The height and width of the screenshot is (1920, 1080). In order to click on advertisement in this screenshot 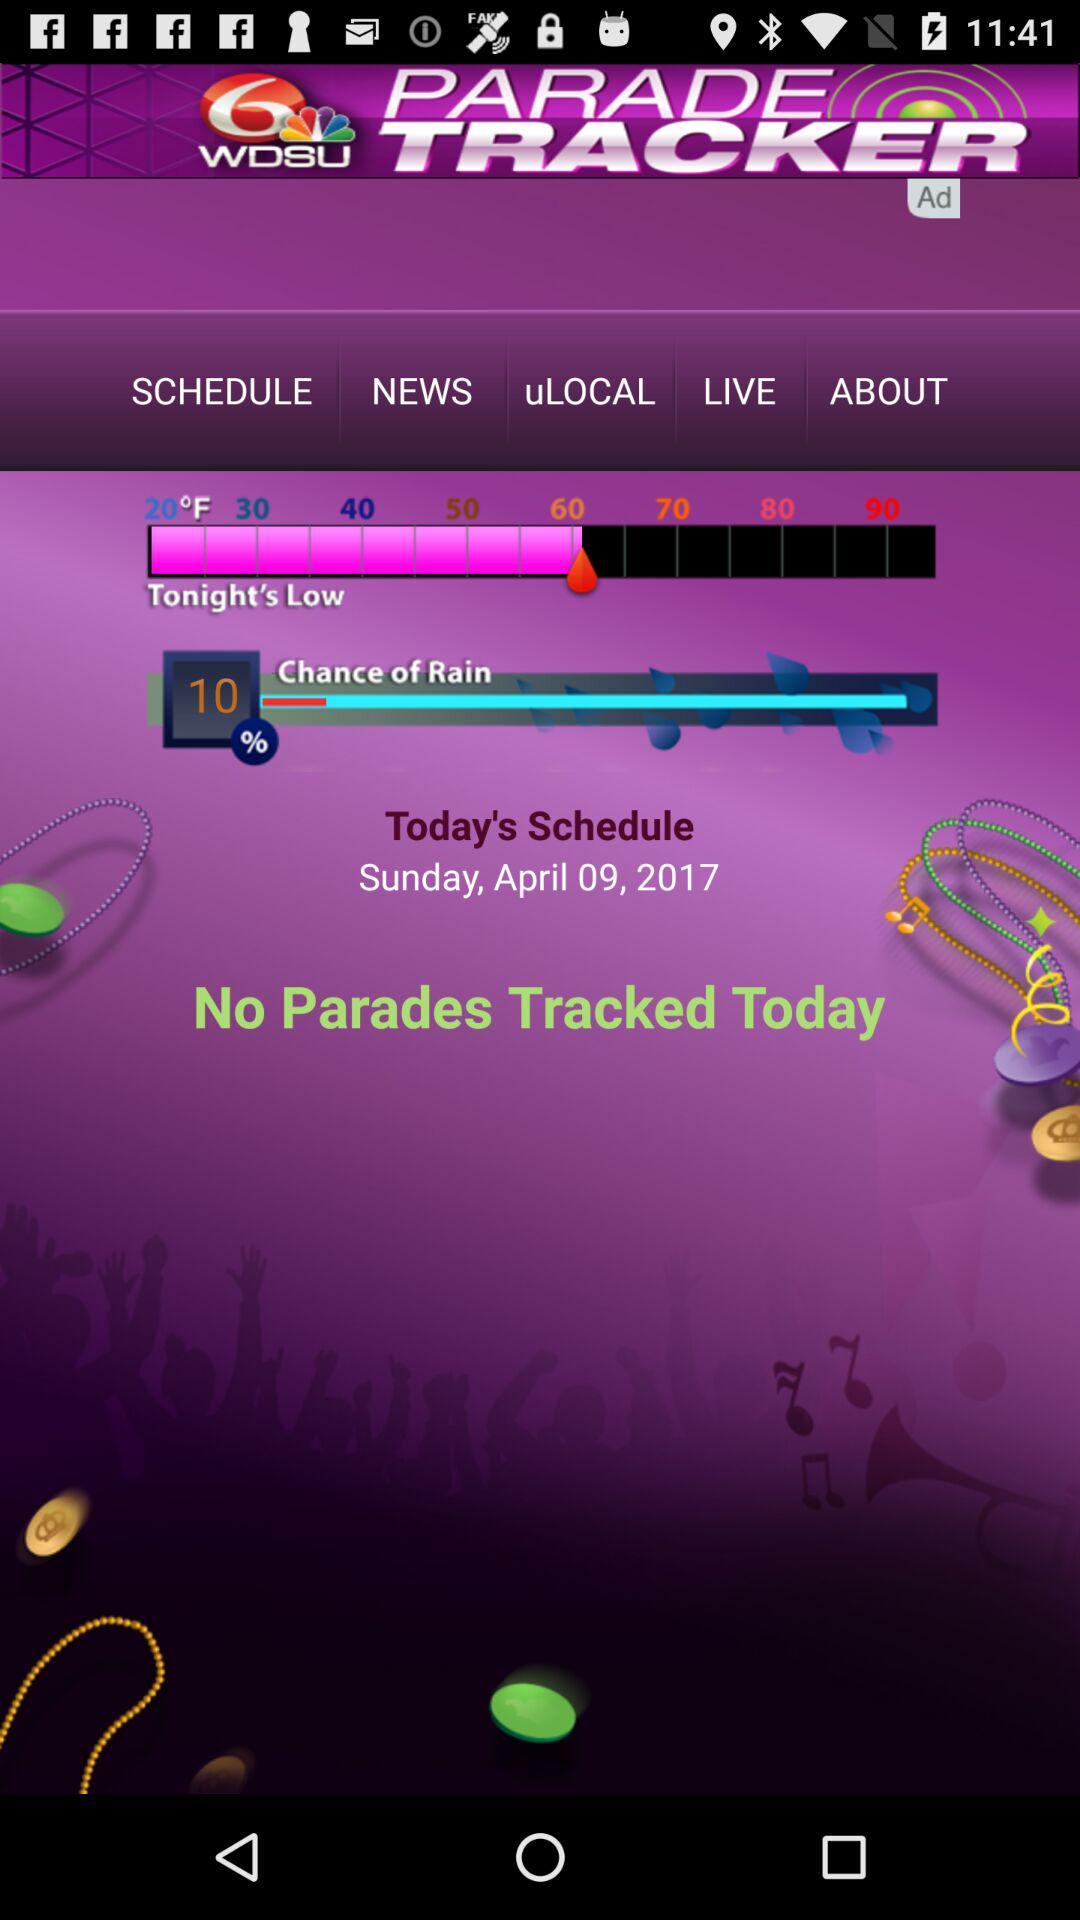, I will do `click(540, 243)`.